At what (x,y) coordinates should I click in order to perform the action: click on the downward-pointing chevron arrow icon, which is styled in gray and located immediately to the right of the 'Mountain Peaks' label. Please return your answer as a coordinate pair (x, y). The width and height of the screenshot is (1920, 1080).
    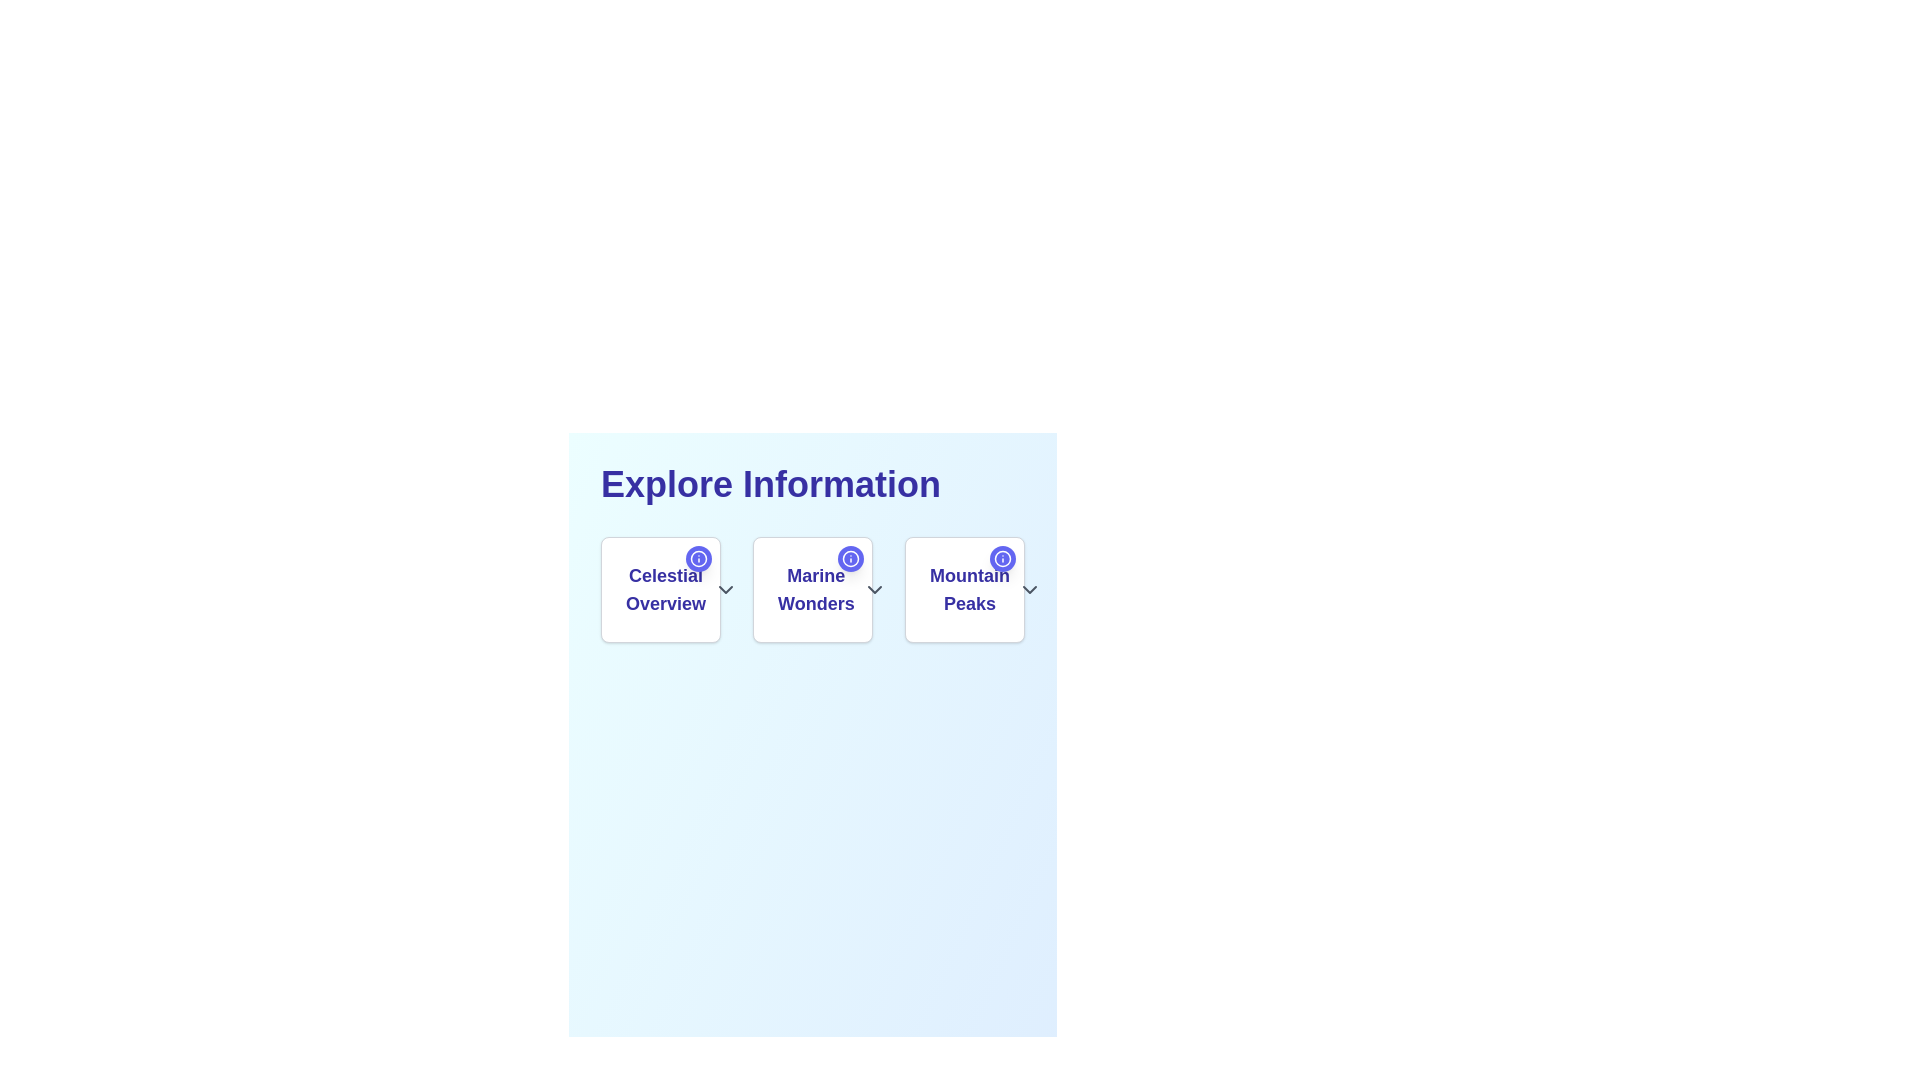
    Looking at the image, I should click on (1029, 589).